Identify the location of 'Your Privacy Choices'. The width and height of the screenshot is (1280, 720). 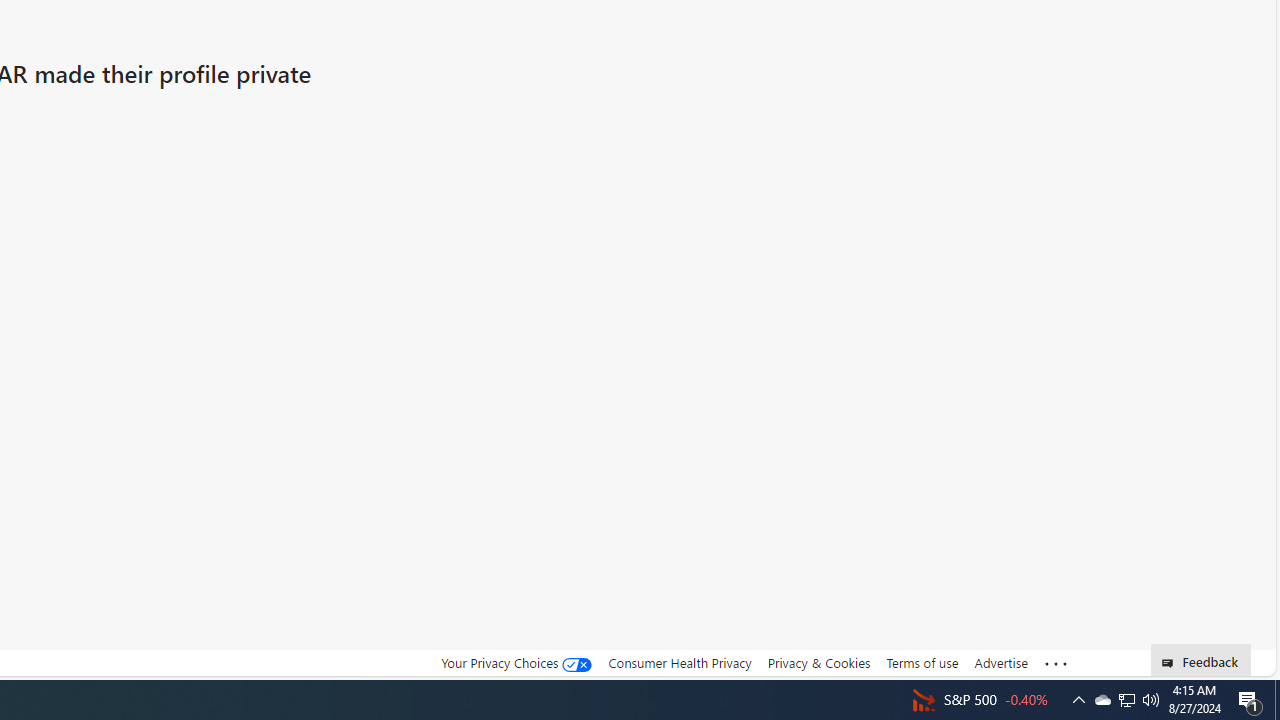
(517, 663).